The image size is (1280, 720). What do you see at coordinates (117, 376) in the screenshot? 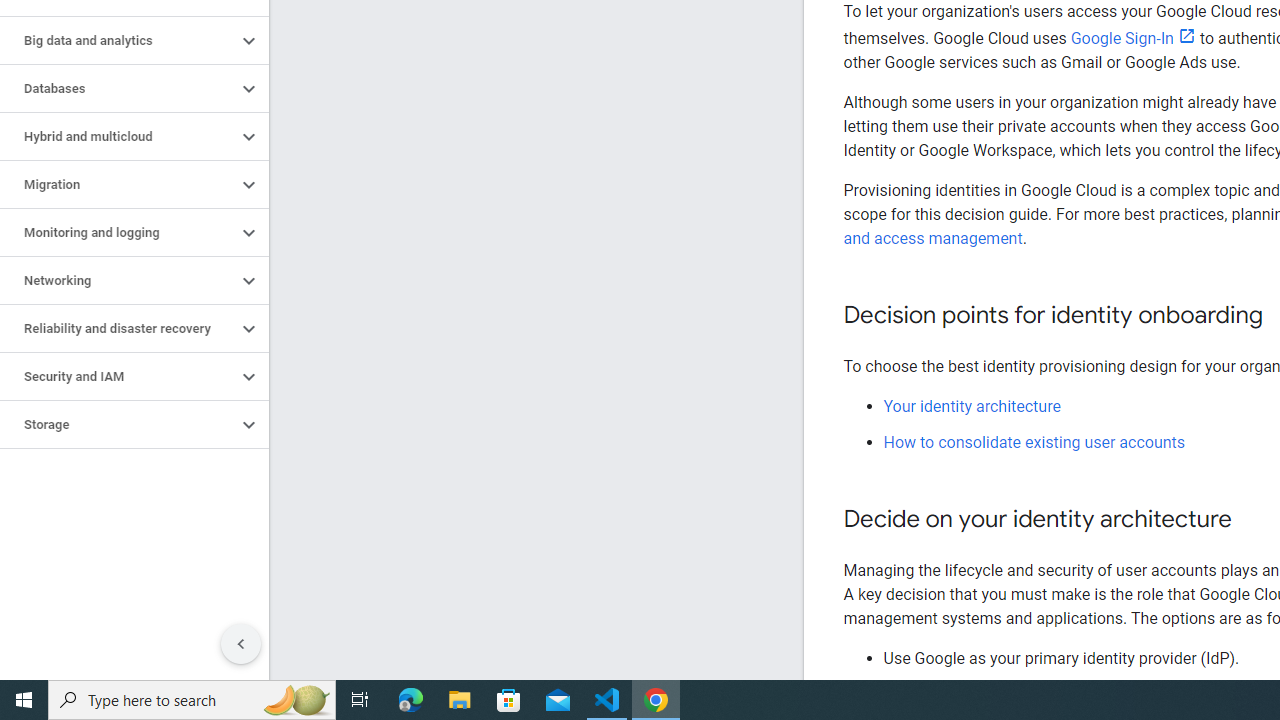
I see `'Security and IAM'` at bounding box center [117, 376].